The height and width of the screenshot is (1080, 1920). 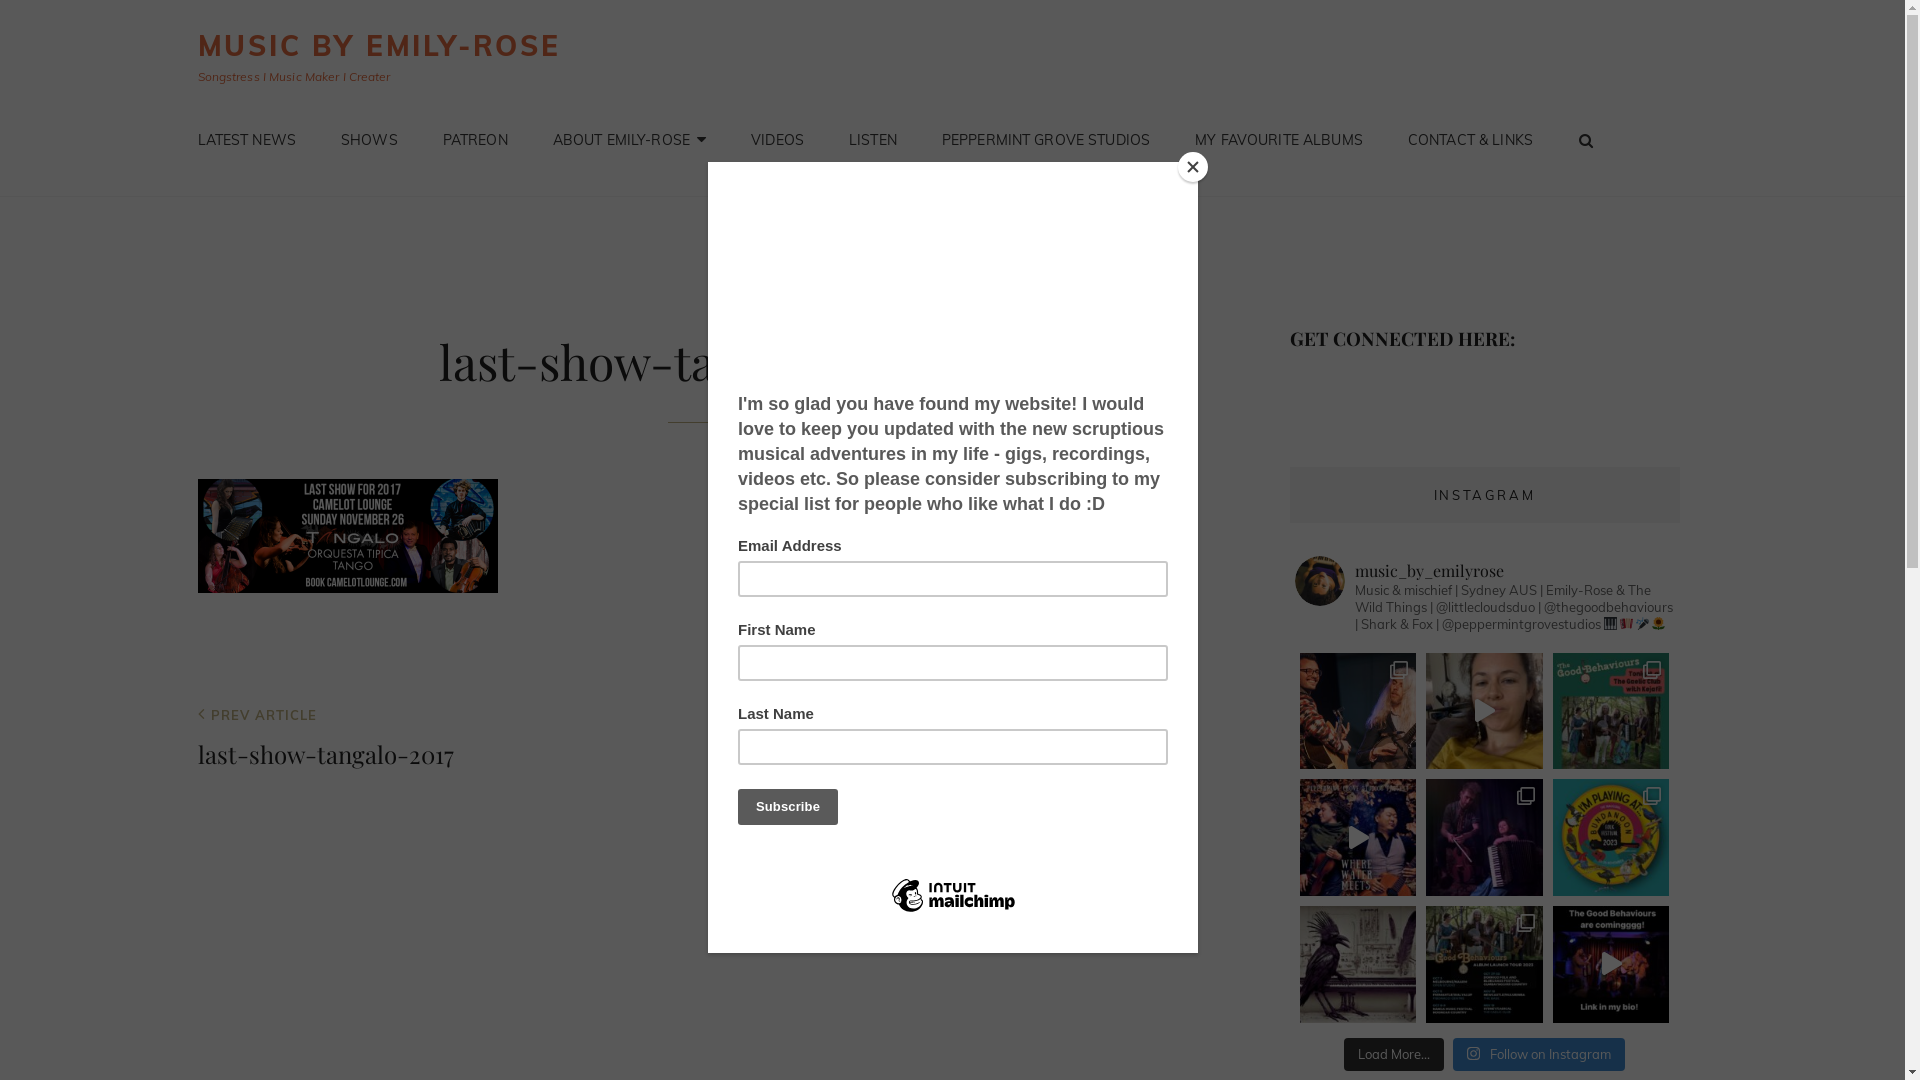 What do you see at coordinates (177, 138) in the screenshot?
I see `'LATEST NEWS'` at bounding box center [177, 138].